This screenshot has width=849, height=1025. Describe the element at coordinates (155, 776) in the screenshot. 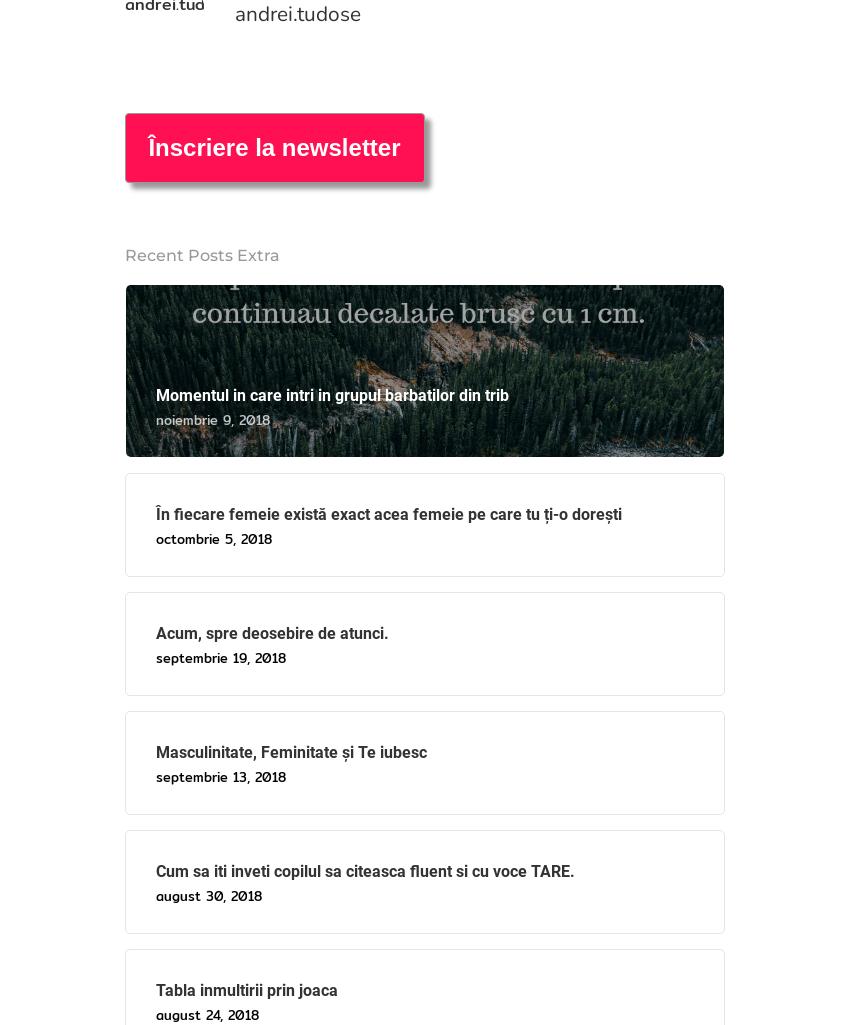

I see `'septembrie 13, 2018'` at that location.